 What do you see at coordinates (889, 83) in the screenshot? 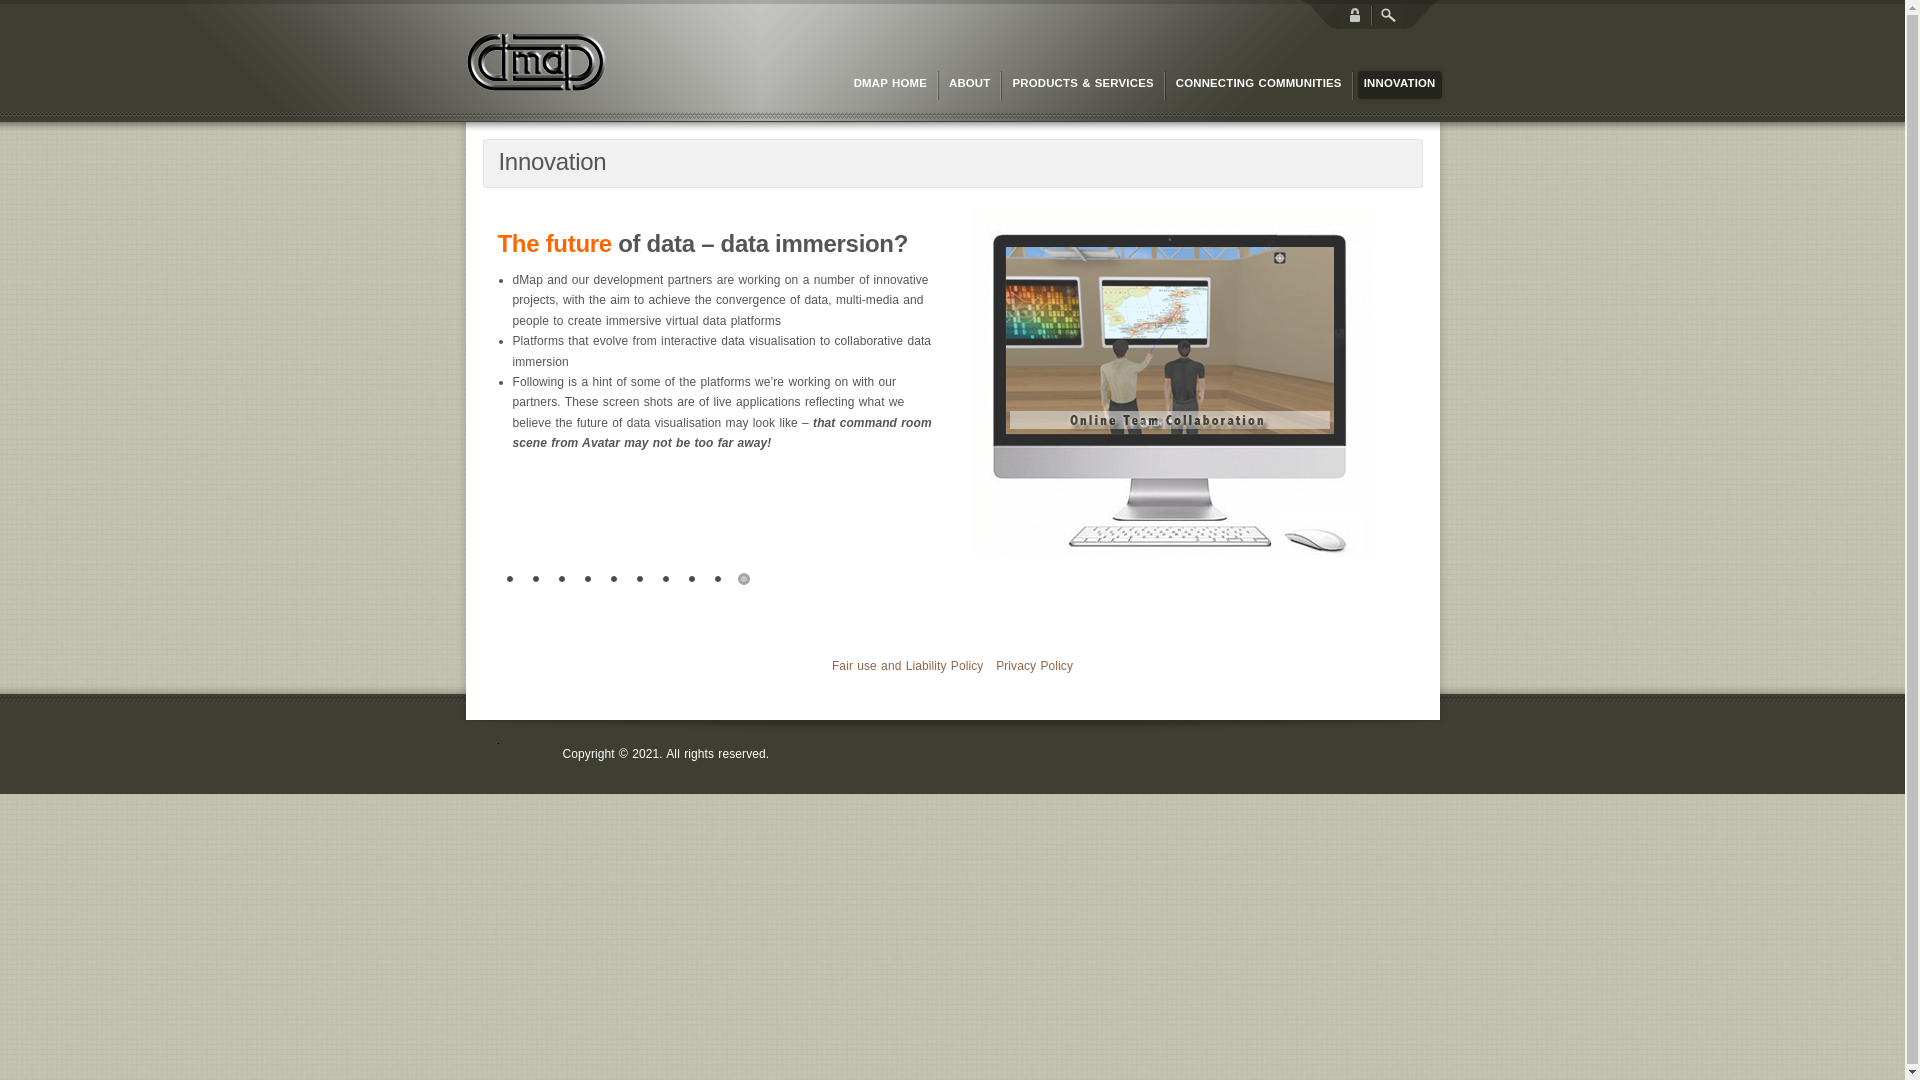
I see `'DMAP HOME'` at bounding box center [889, 83].